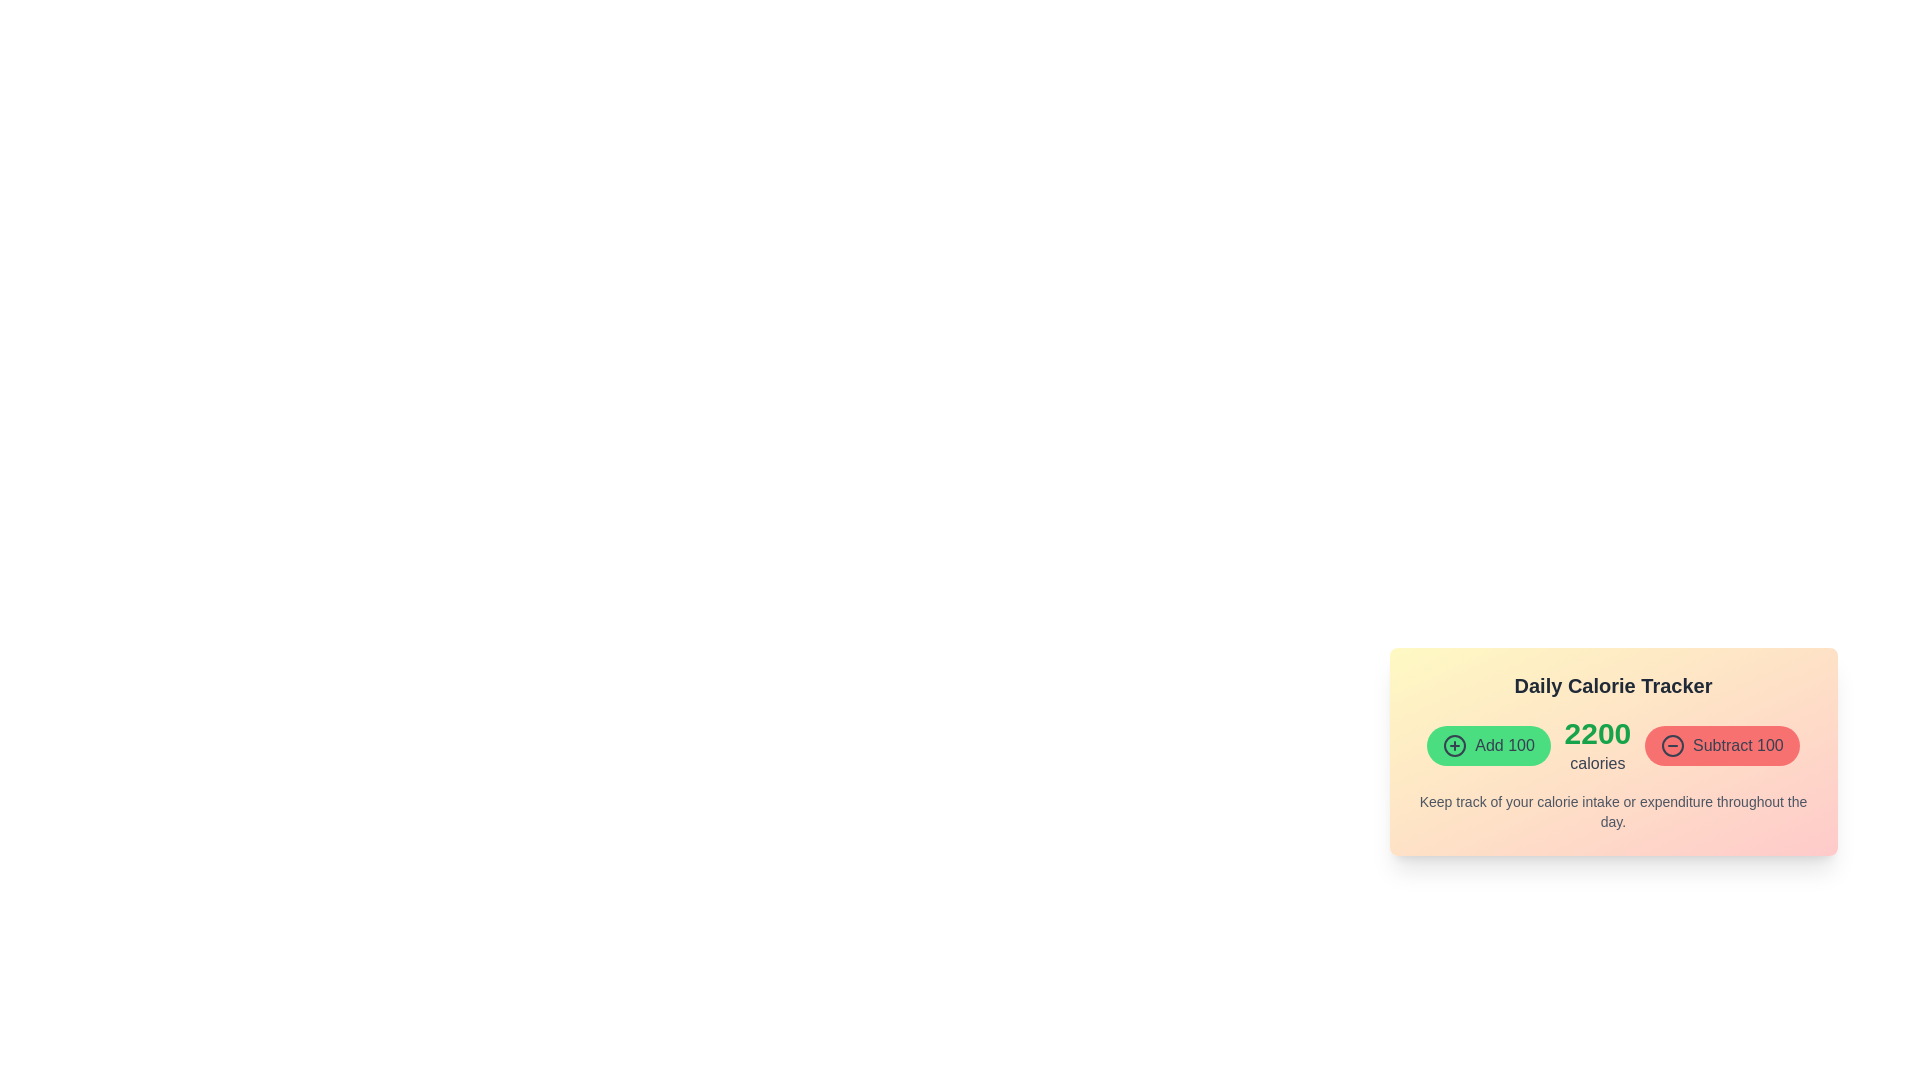  What do you see at coordinates (1673, 745) in the screenshot?
I see `the circular icon with a thin border and a horizontal line at its center, which is located within the 'Subtract 100' button in the Daily Calorie Tracker interface` at bounding box center [1673, 745].